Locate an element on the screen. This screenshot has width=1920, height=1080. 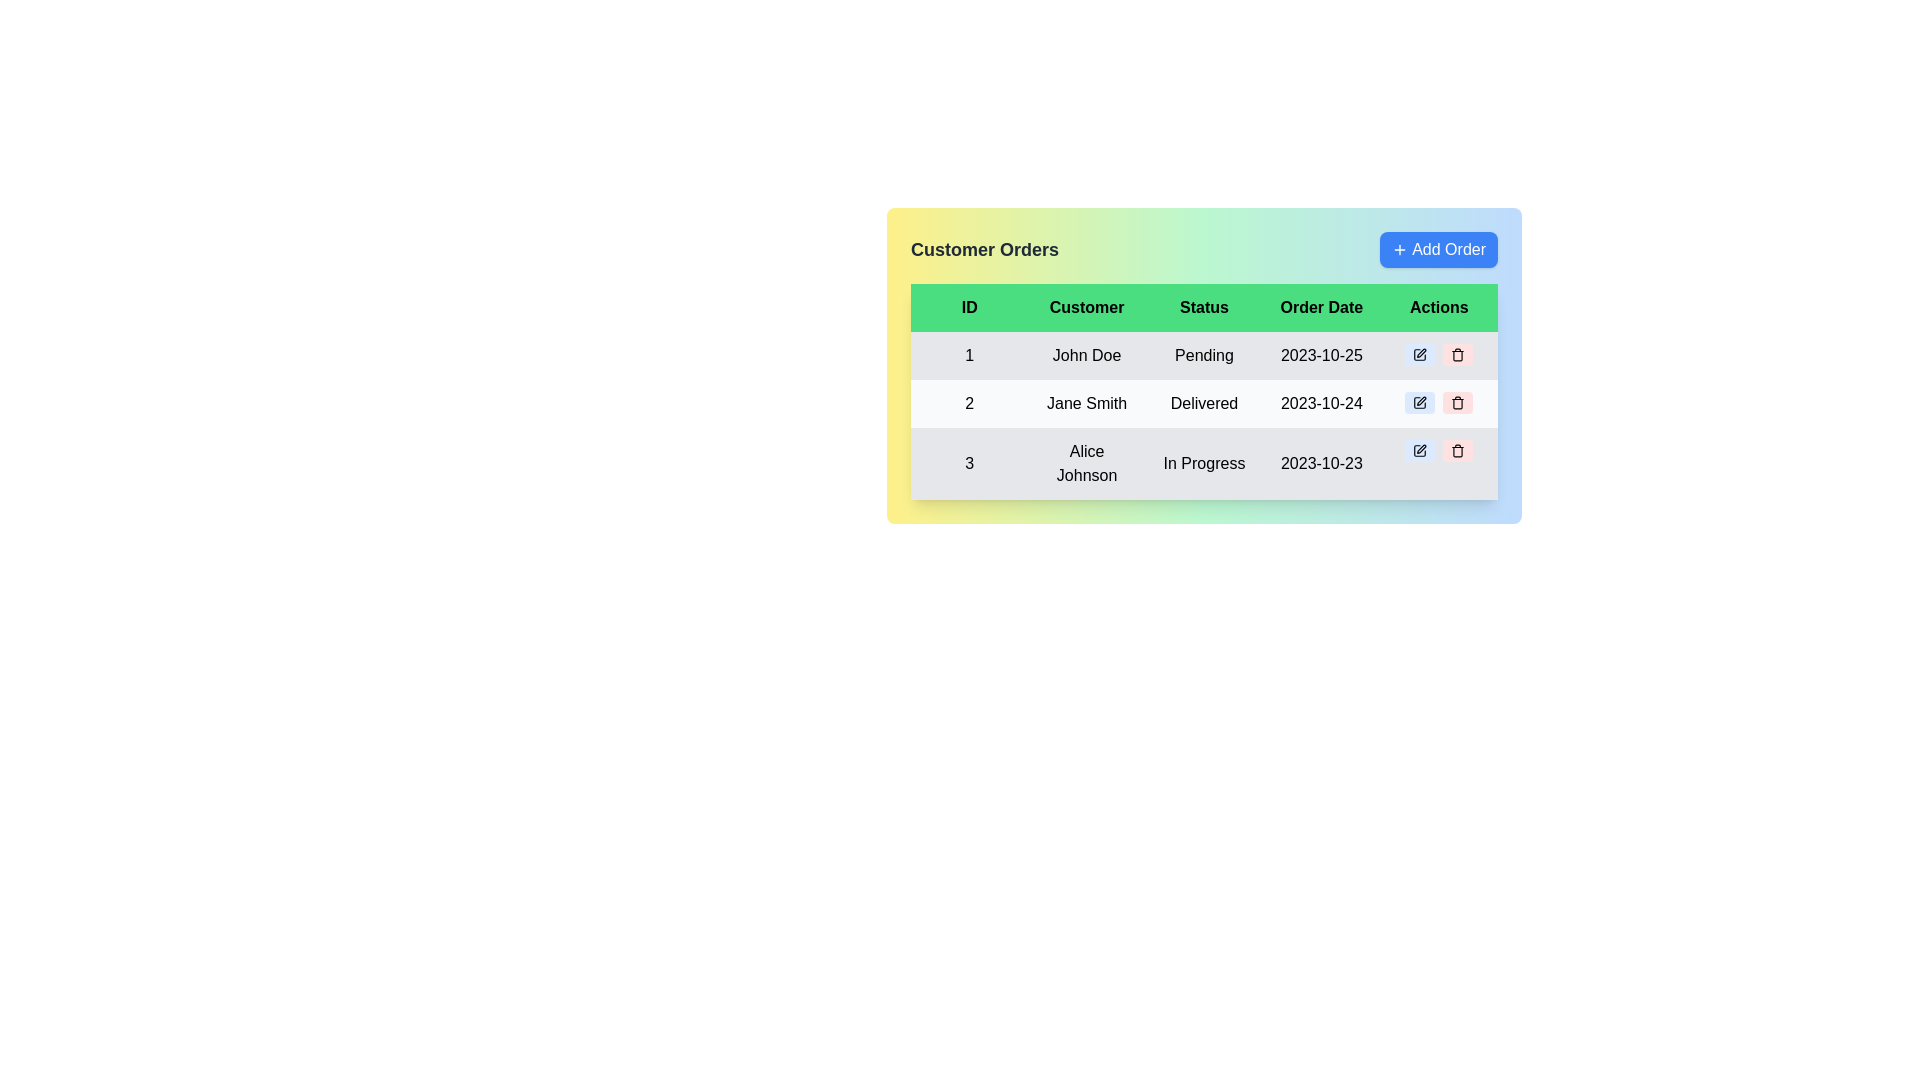
the static text displaying the order date for the entry corresponding to Jane Smith in the table is located at coordinates (1321, 404).